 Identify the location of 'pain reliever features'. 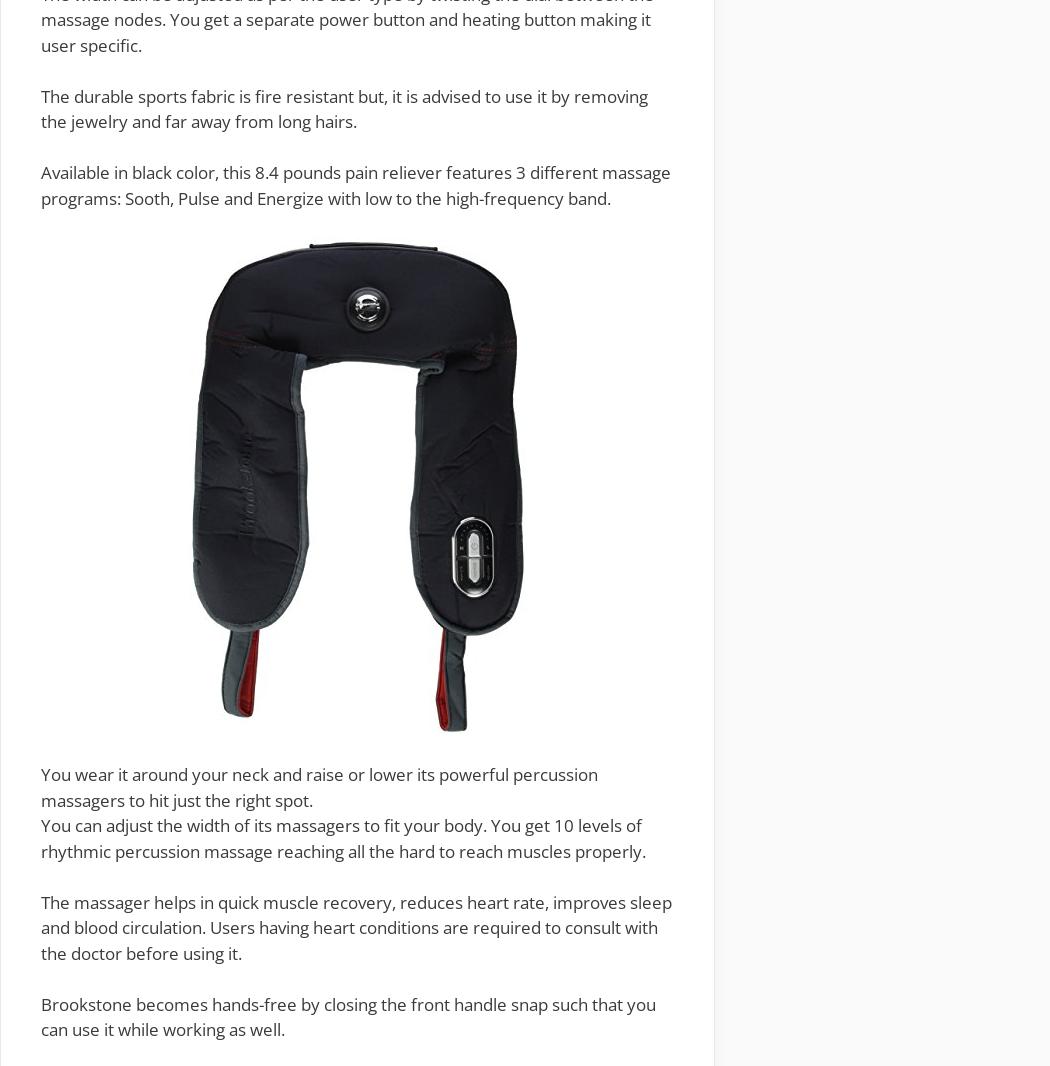
(427, 171).